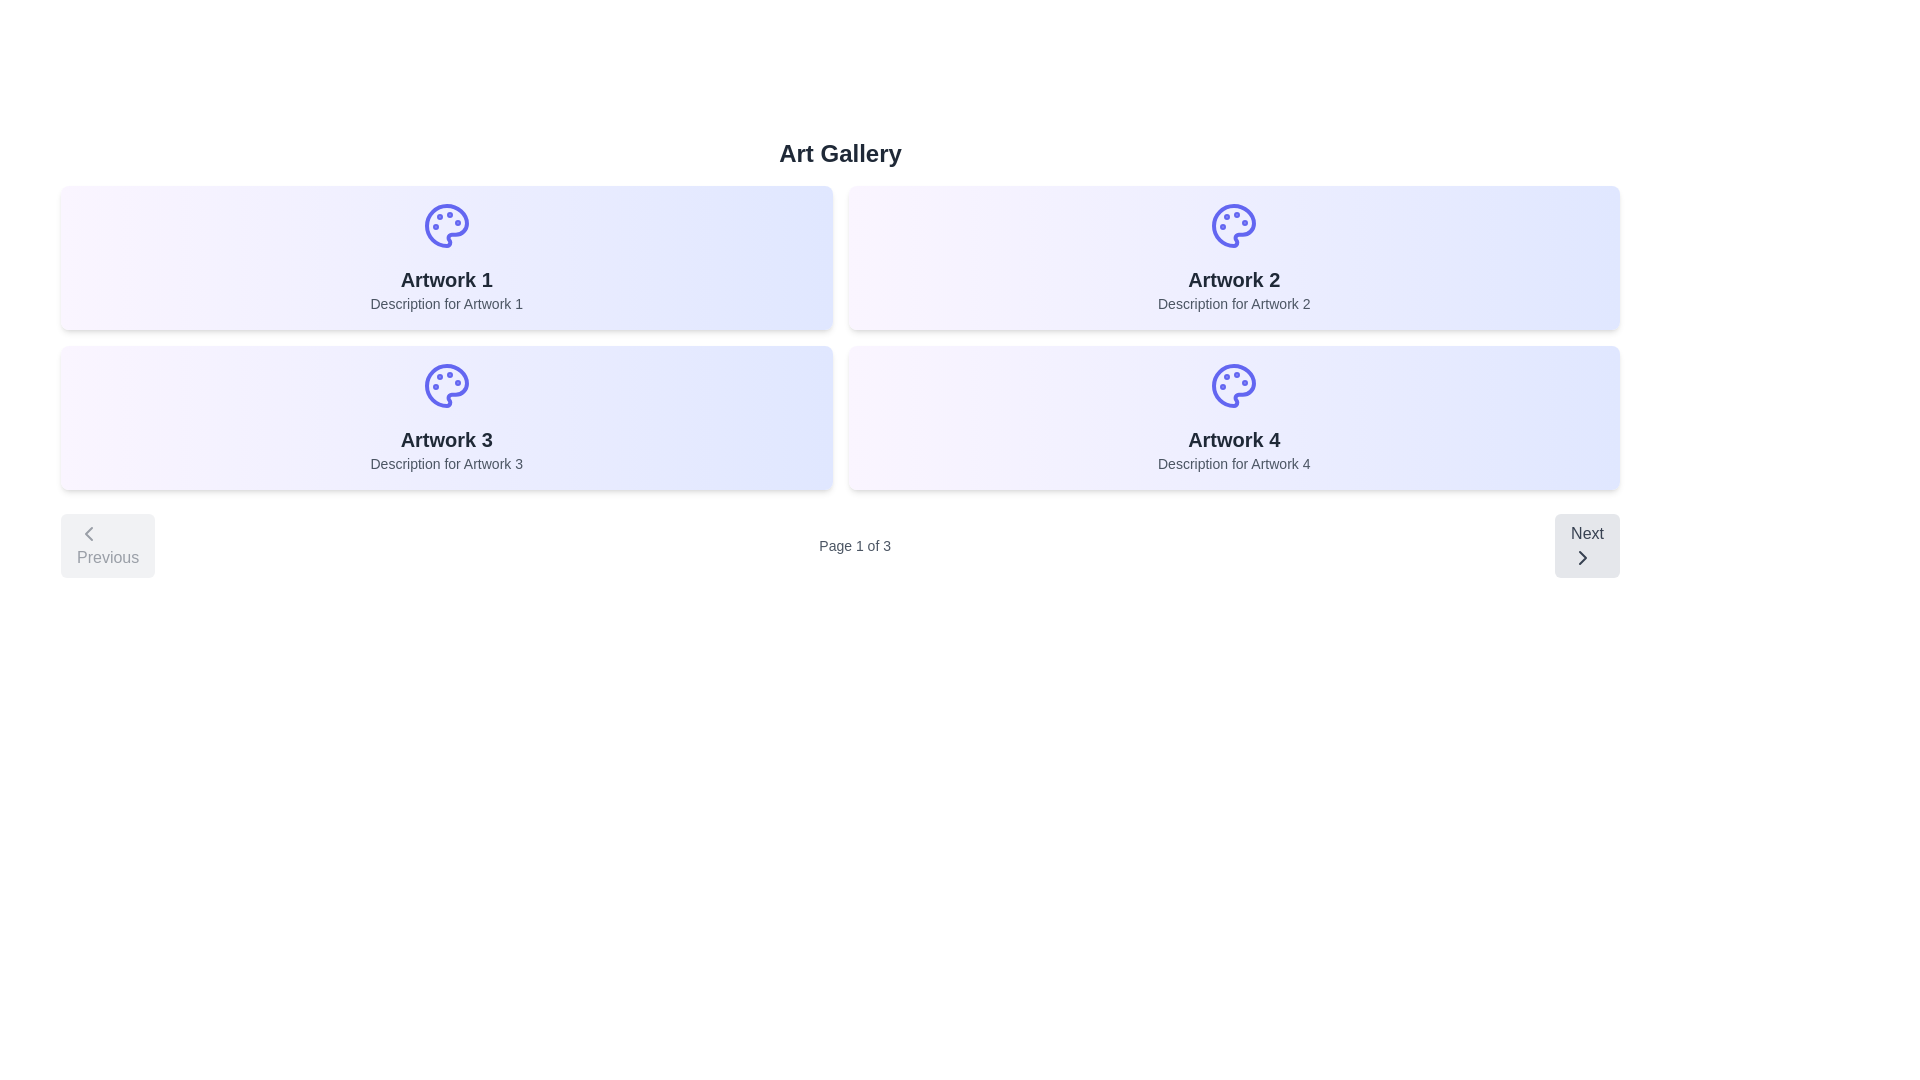  What do you see at coordinates (840, 153) in the screenshot?
I see `the prominent title text 'Art Gallery', which is a large, bold heading centered at the top of the content area` at bounding box center [840, 153].